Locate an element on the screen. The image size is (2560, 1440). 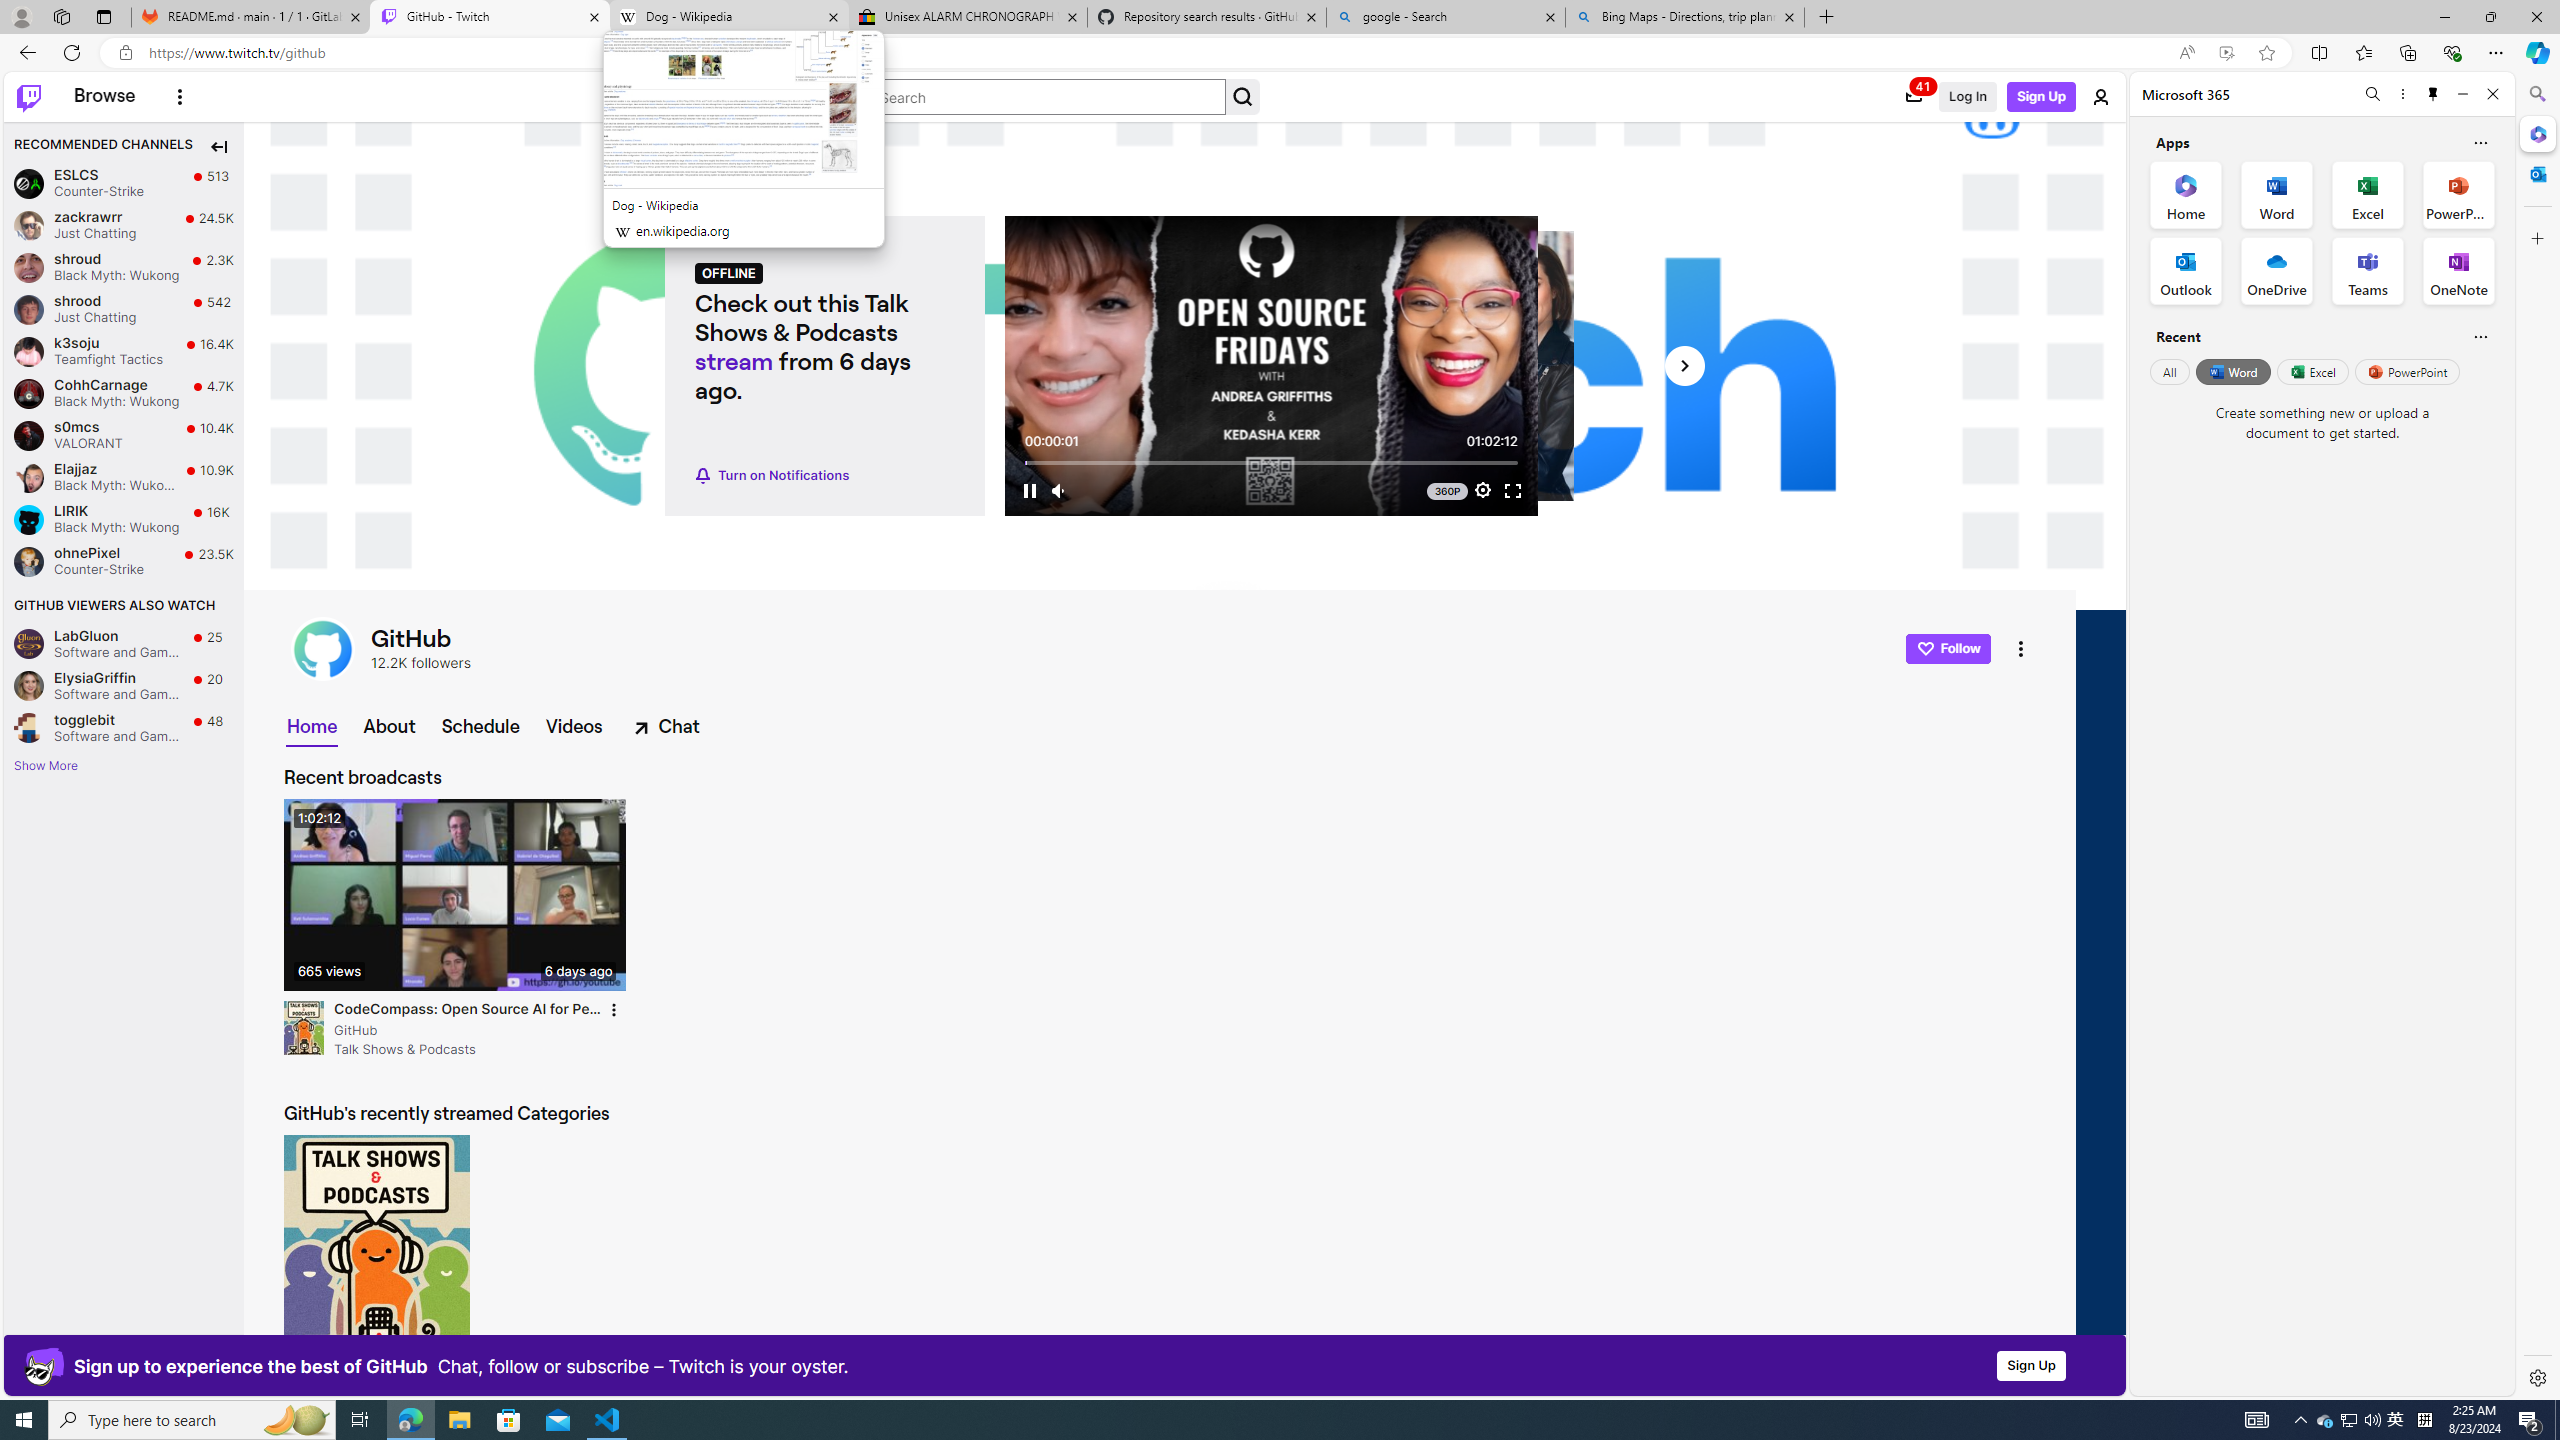
'Excel' is located at coordinates (2311, 371).